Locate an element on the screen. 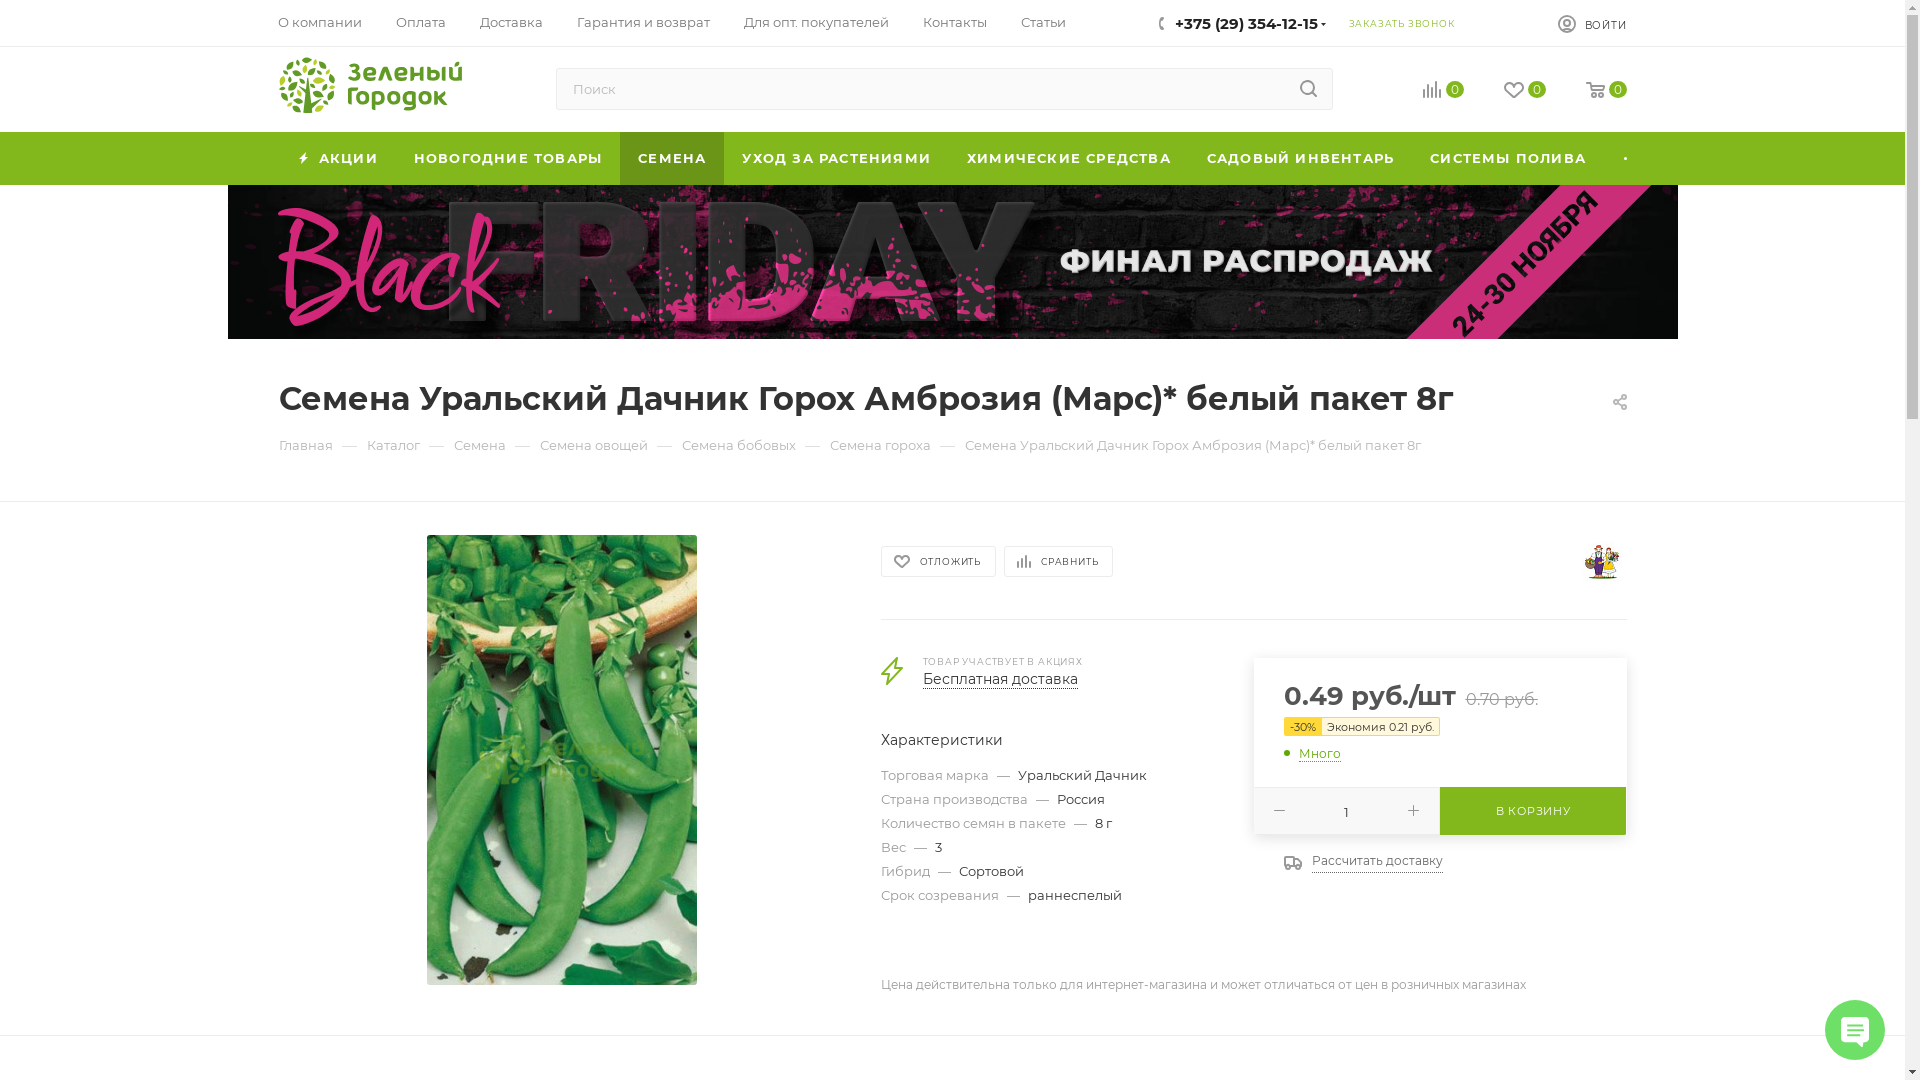  '0' is located at coordinates (1606, 91).